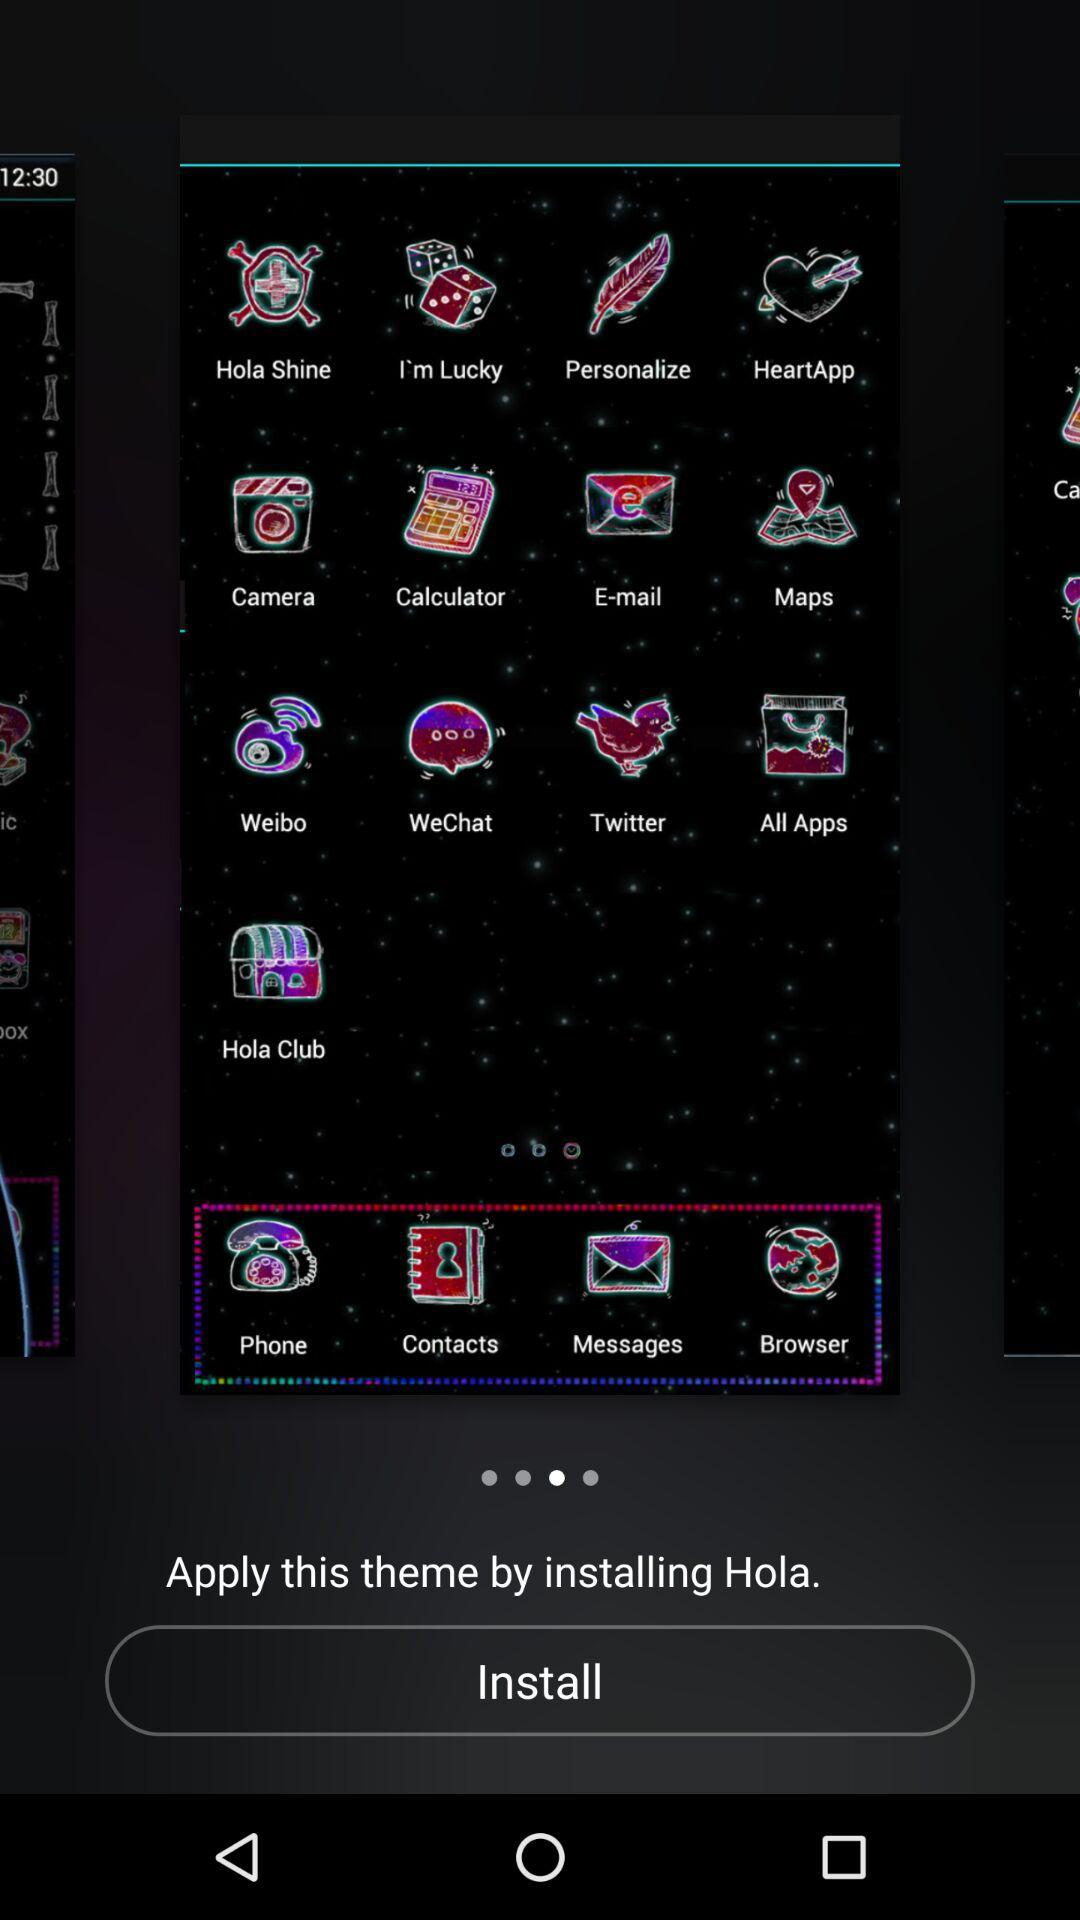 This screenshot has width=1080, height=1920. What do you see at coordinates (556, 1477) in the screenshot?
I see `the icon above the apply this theme icon` at bounding box center [556, 1477].